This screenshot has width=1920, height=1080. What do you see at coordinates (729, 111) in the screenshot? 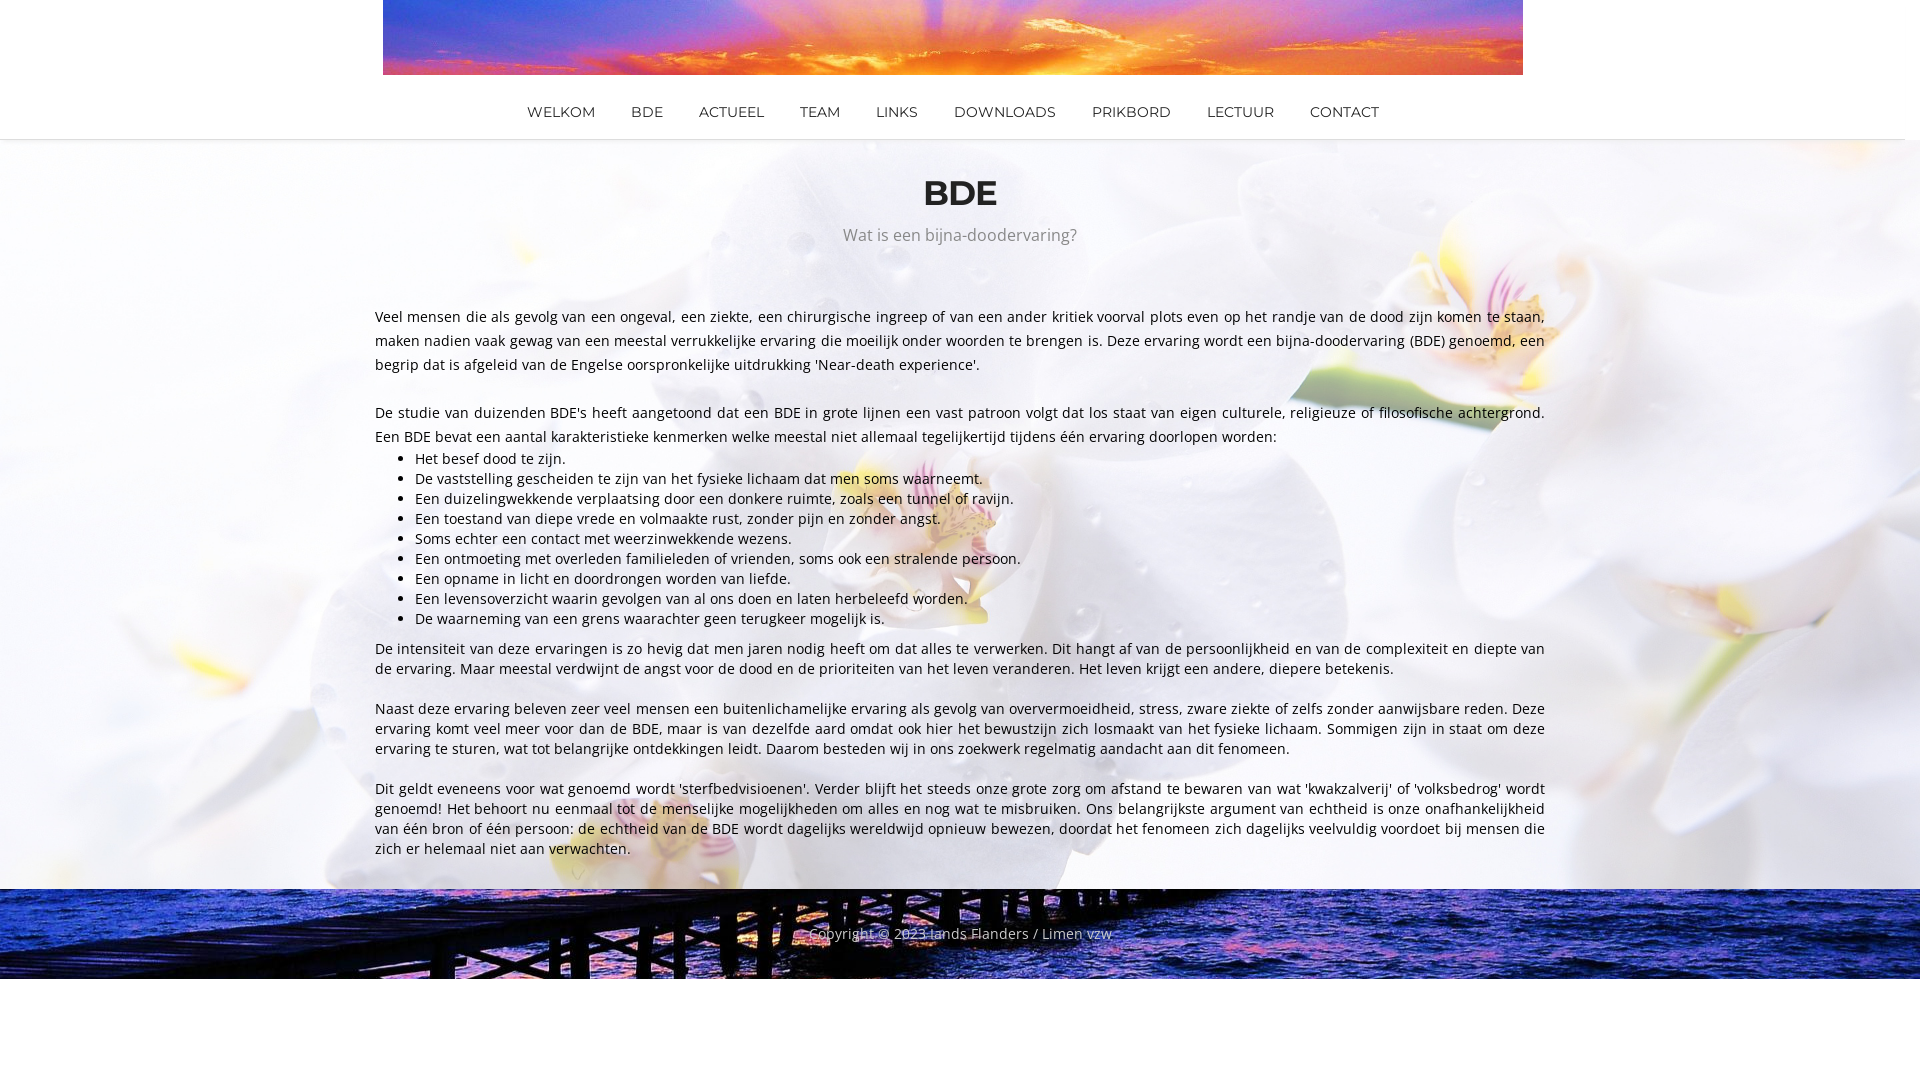
I see `'ACTUEEL'` at bounding box center [729, 111].